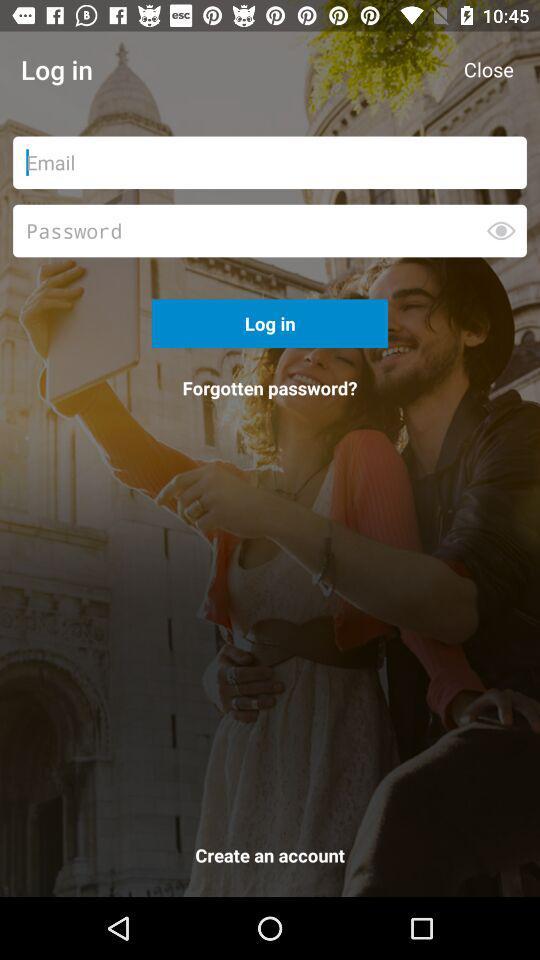 The height and width of the screenshot is (960, 540). What do you see at coordinates (487, 69) in the screenshot?
I see `the close` at bounding box center [487, 69].